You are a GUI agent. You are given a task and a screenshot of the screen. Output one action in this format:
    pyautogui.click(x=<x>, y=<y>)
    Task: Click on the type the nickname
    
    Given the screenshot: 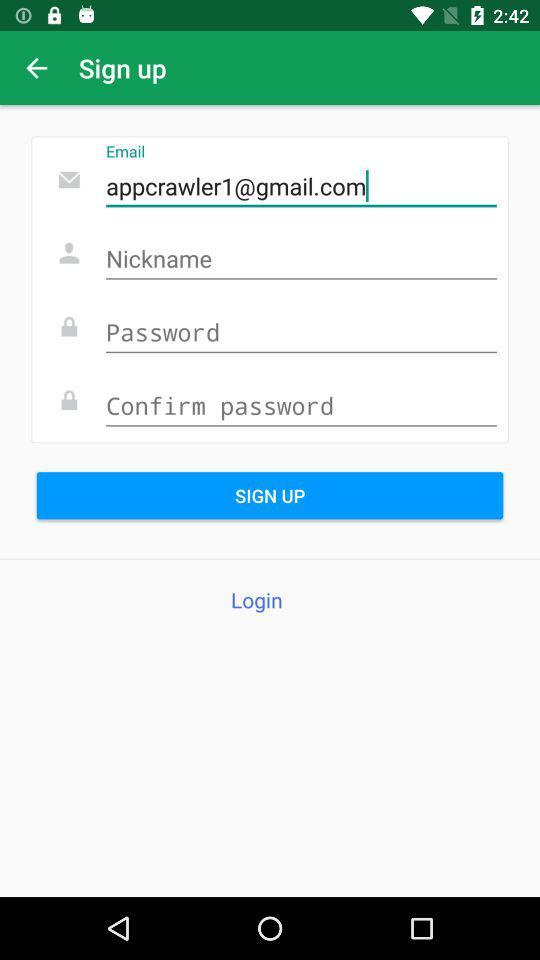 What is the action you would take?
    pyautogui.click(x=300, y=259)
    